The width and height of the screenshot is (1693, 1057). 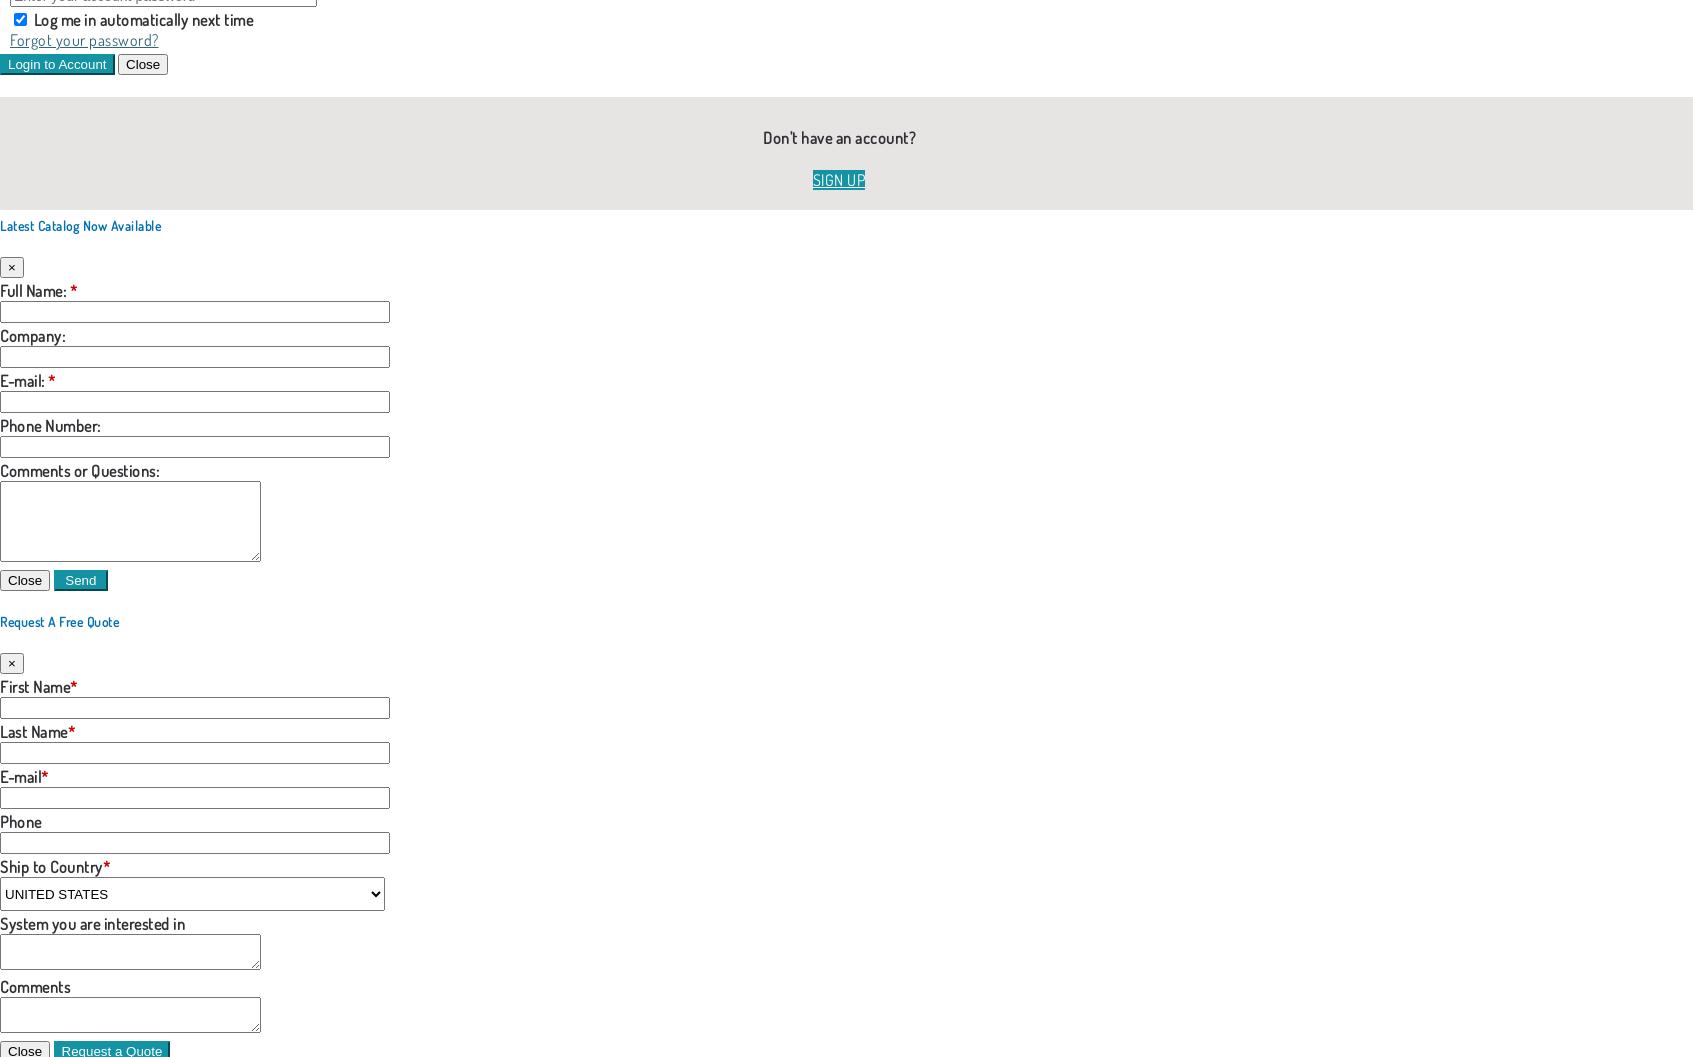 What do you see at coordinates (837, 178) in the screenshot?
I see `'SIGN UP'` at bounding box center [837, 178].